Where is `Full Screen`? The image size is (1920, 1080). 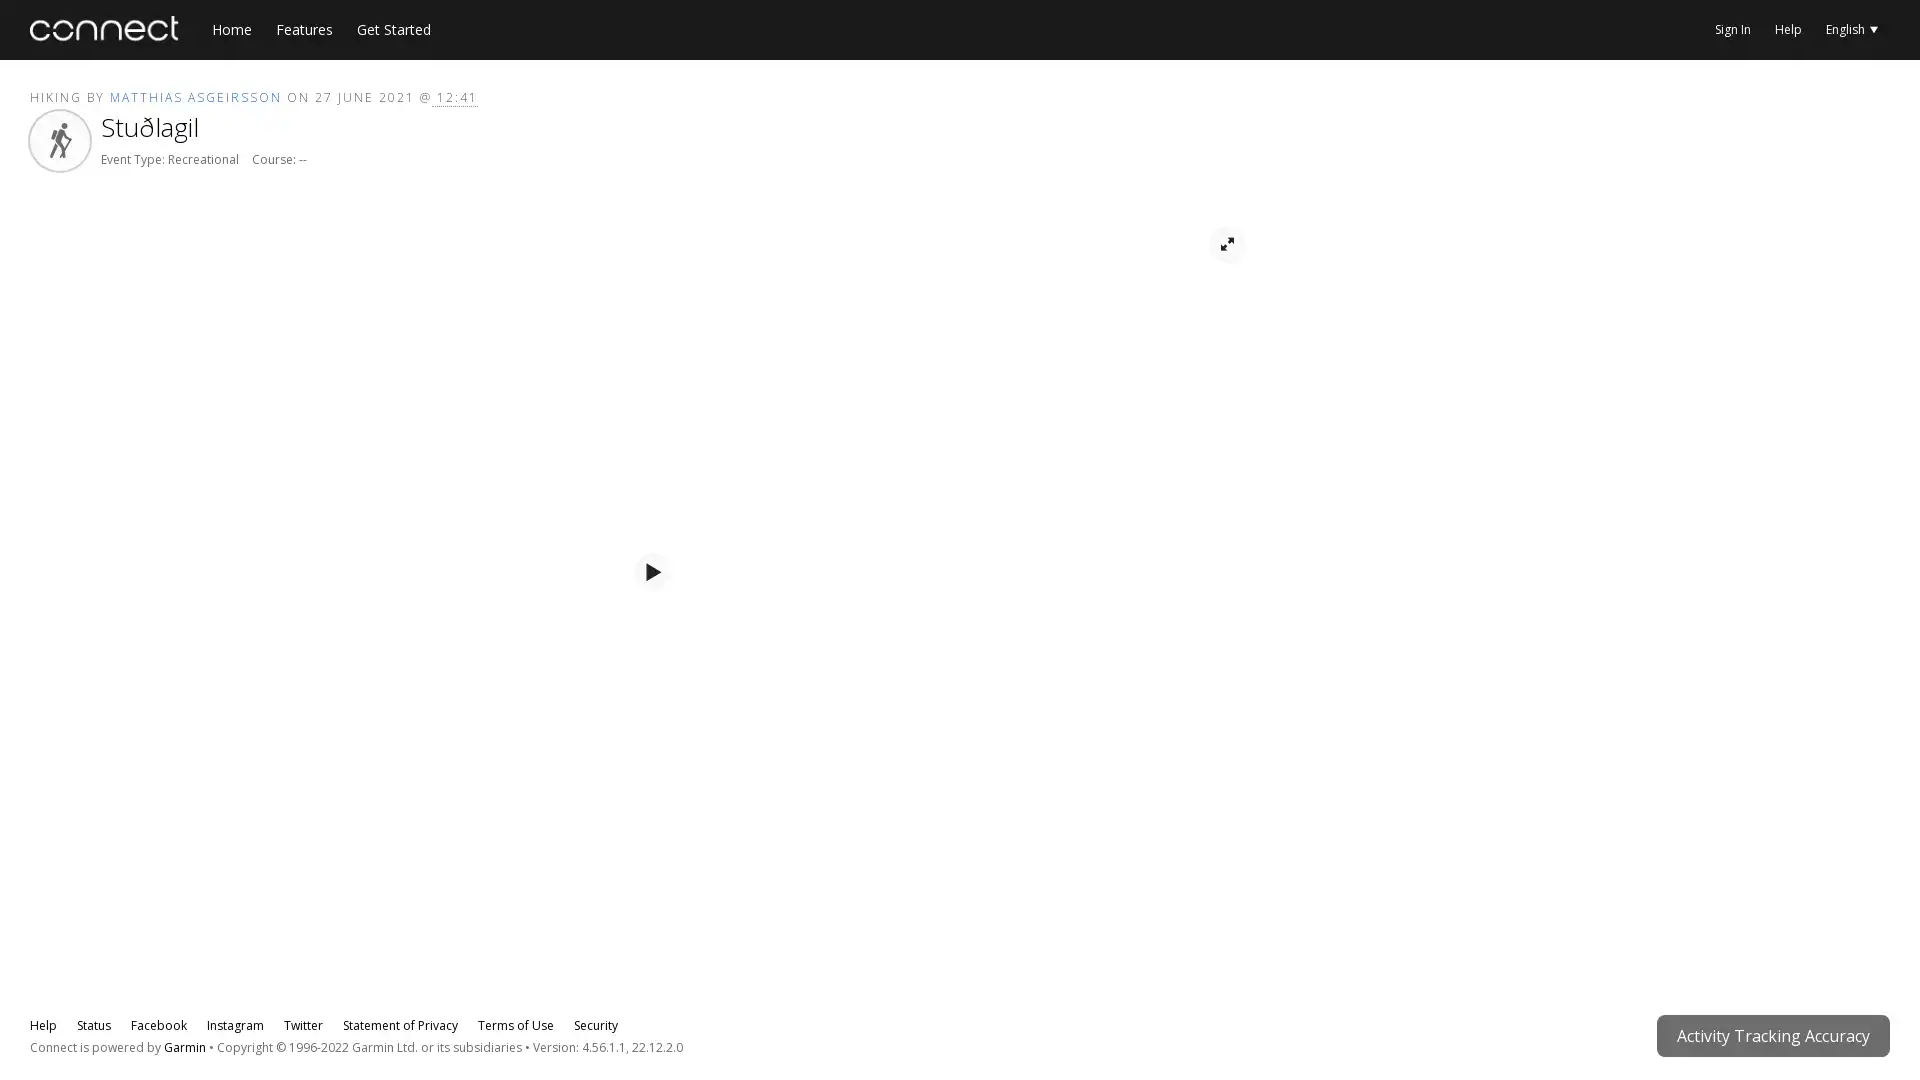
Full Screen is located at coordinates (1226, 299).